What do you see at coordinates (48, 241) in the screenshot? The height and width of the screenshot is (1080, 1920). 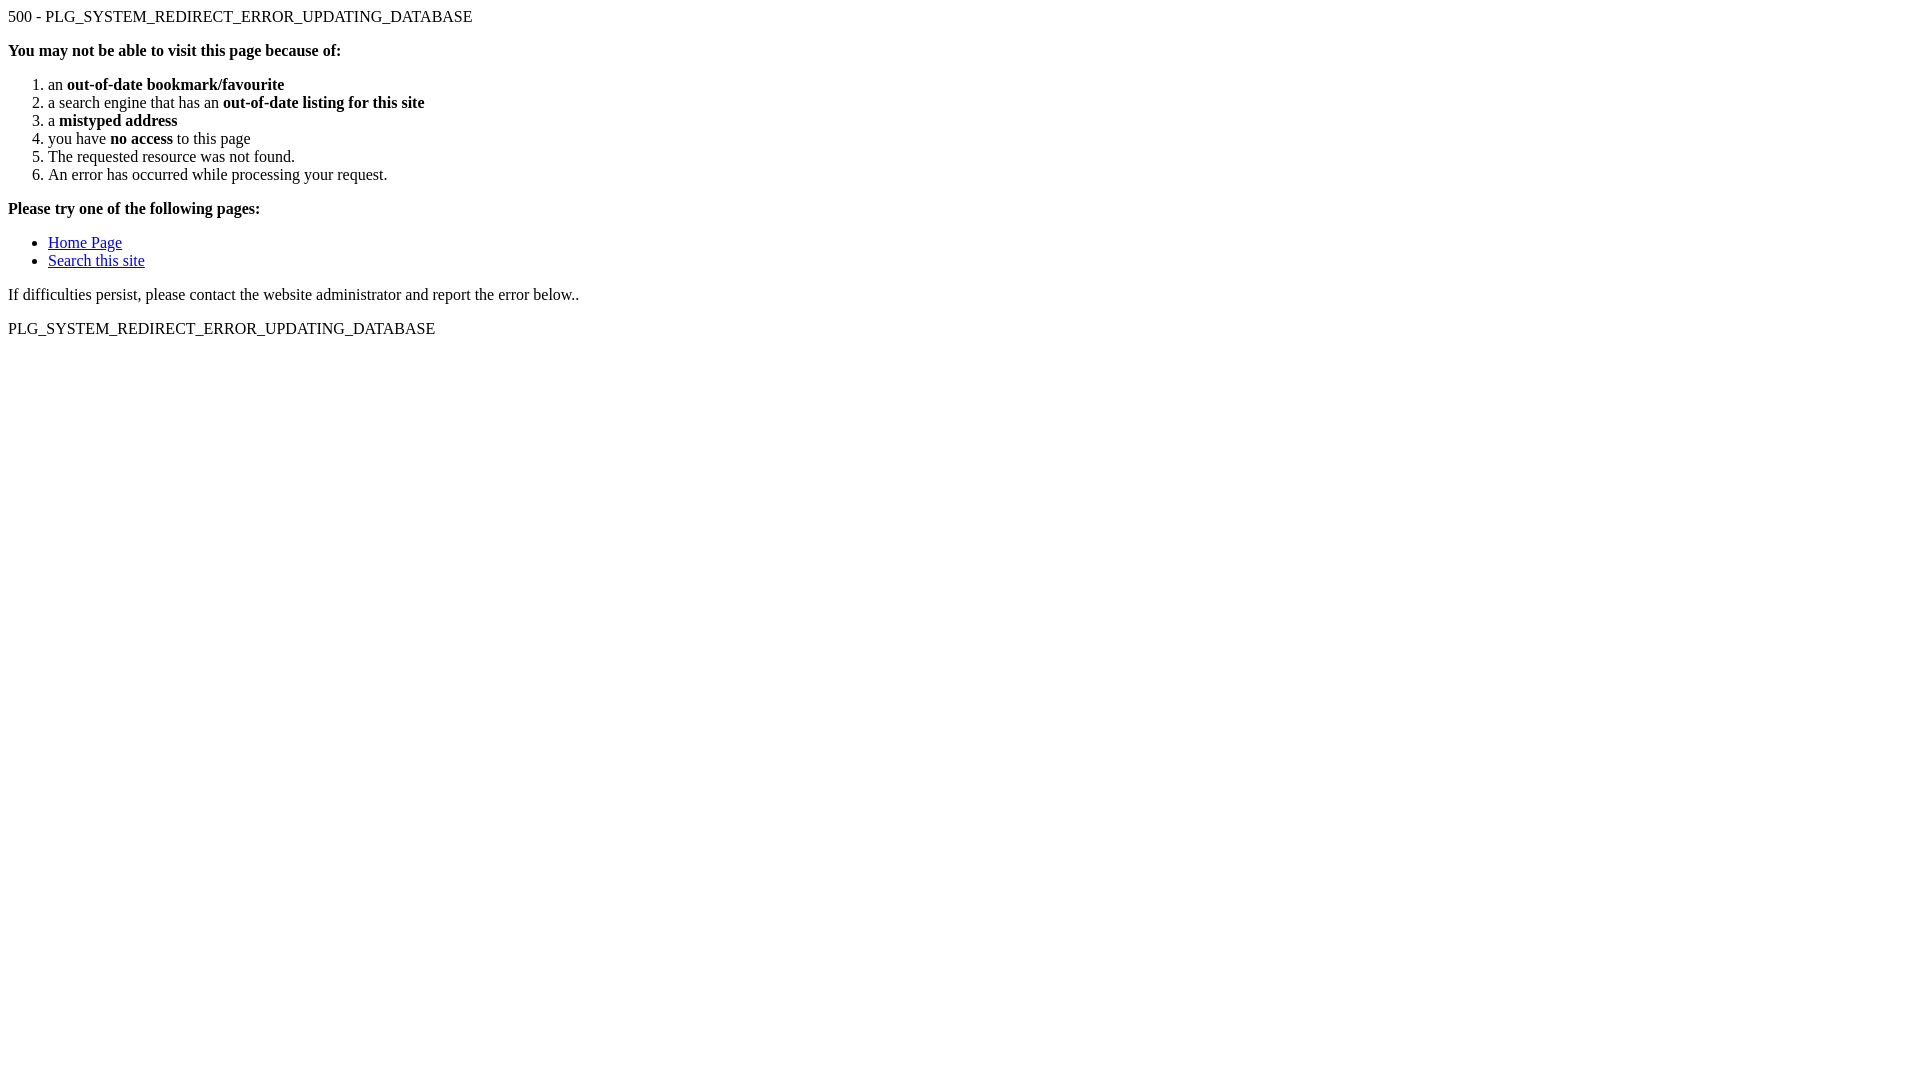 I see `'Home Page'` at bounding box center [48, 241].